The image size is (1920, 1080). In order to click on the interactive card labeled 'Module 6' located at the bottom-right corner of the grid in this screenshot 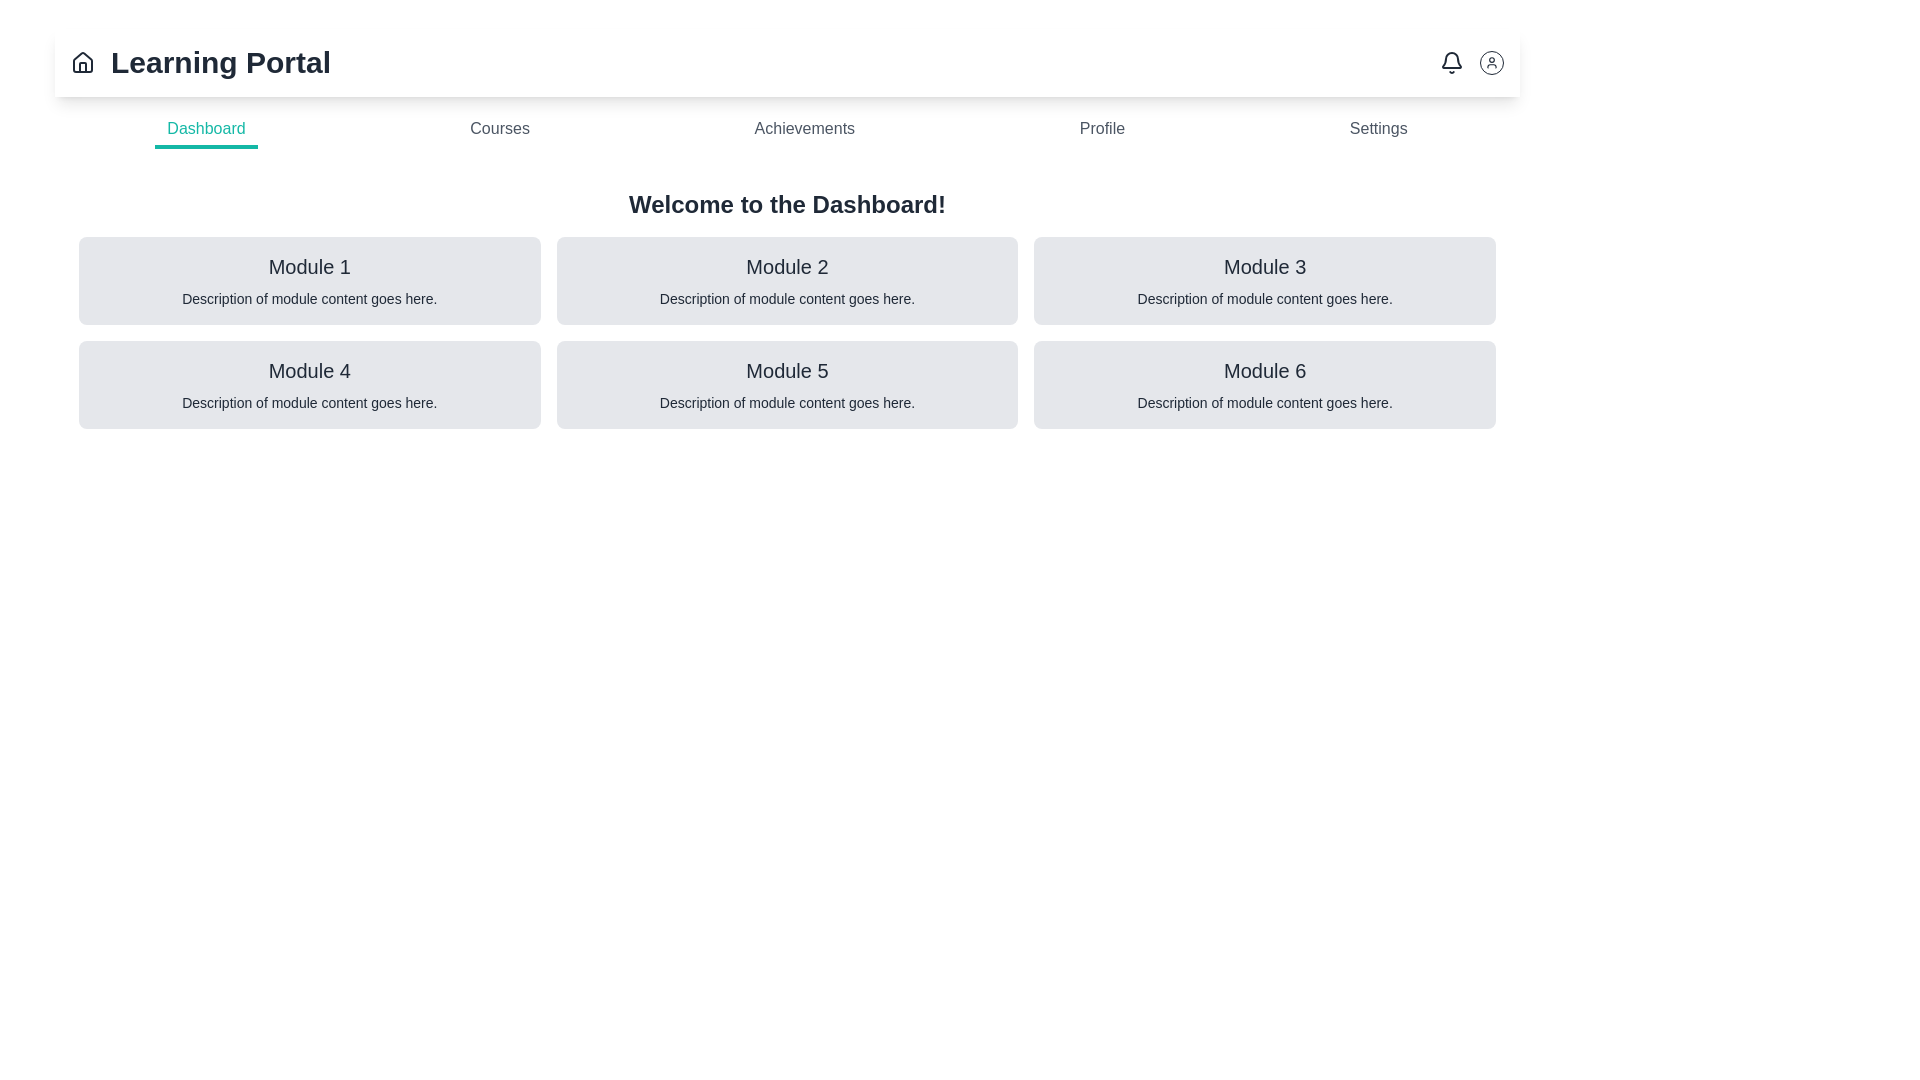, I will do `click(1264, 385)`.